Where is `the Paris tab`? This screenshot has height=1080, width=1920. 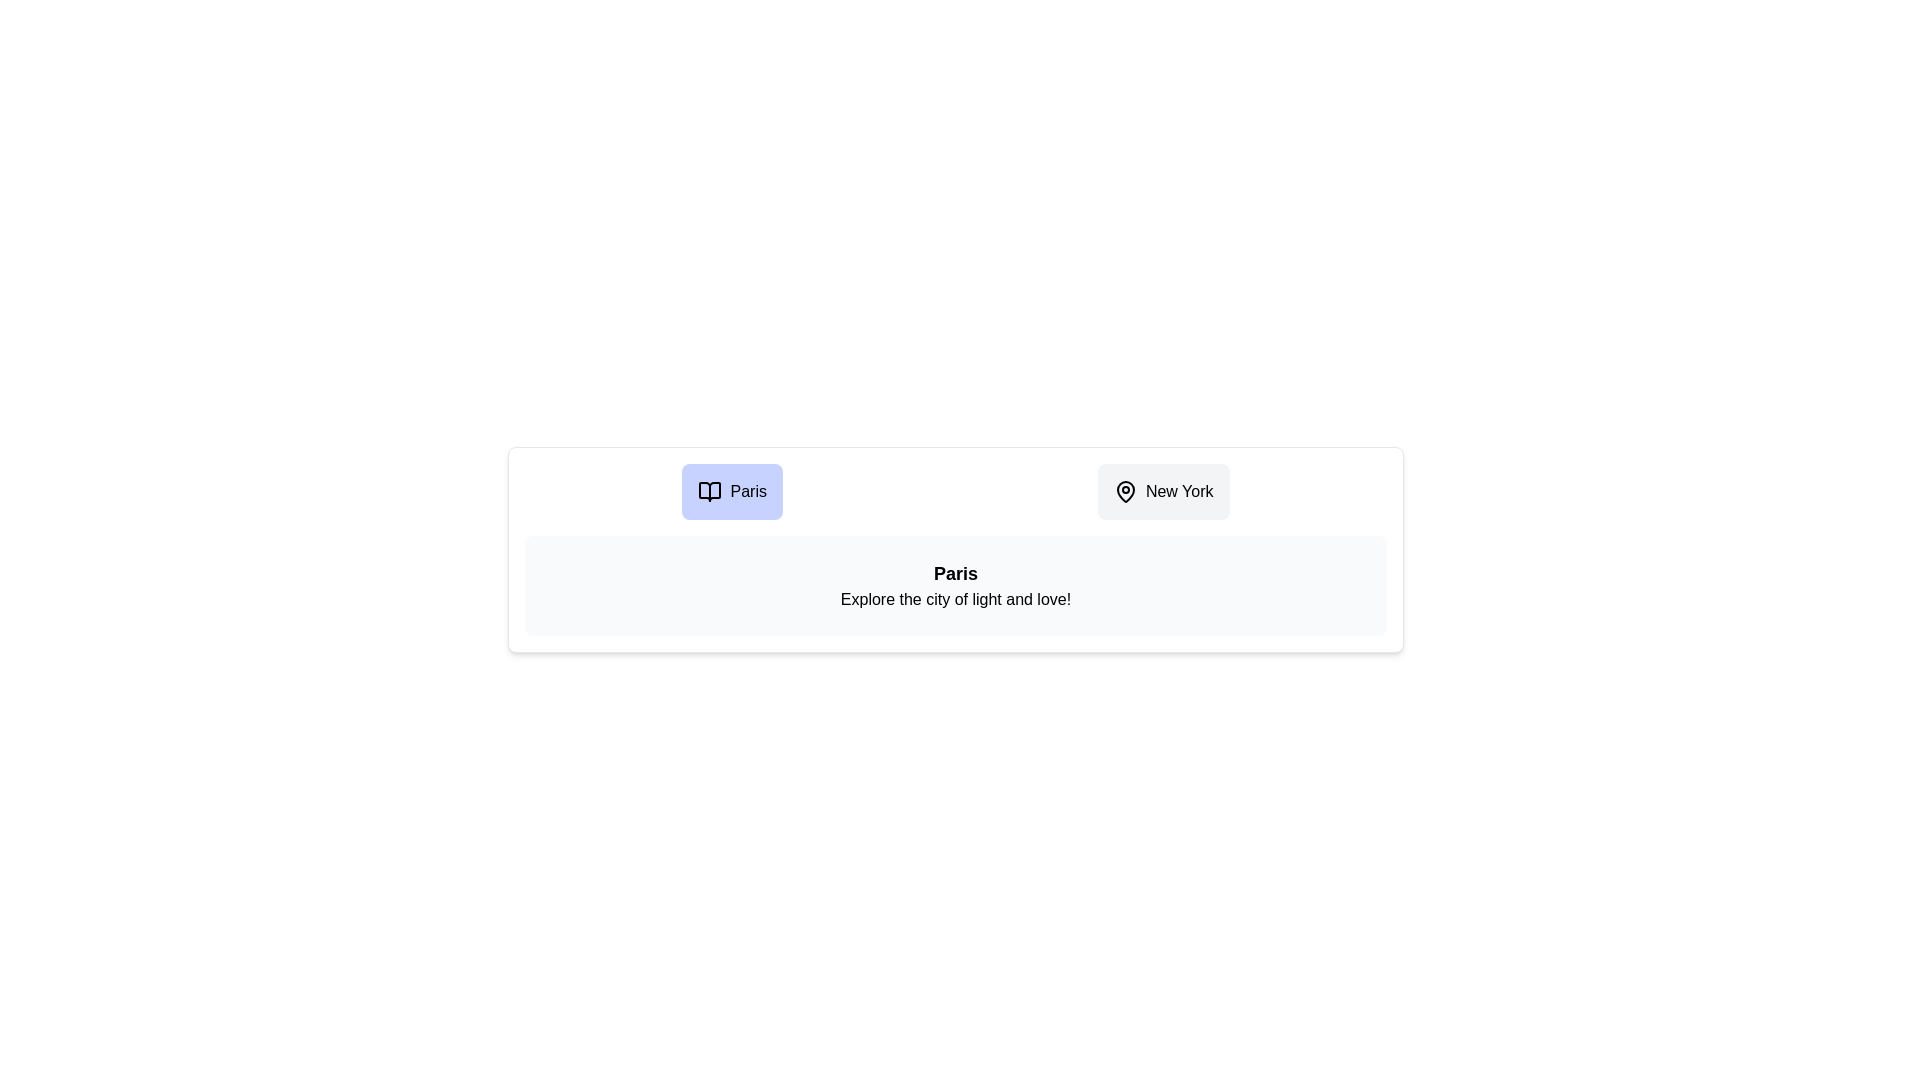 the Paris tab is located at coordinates (731, 492).